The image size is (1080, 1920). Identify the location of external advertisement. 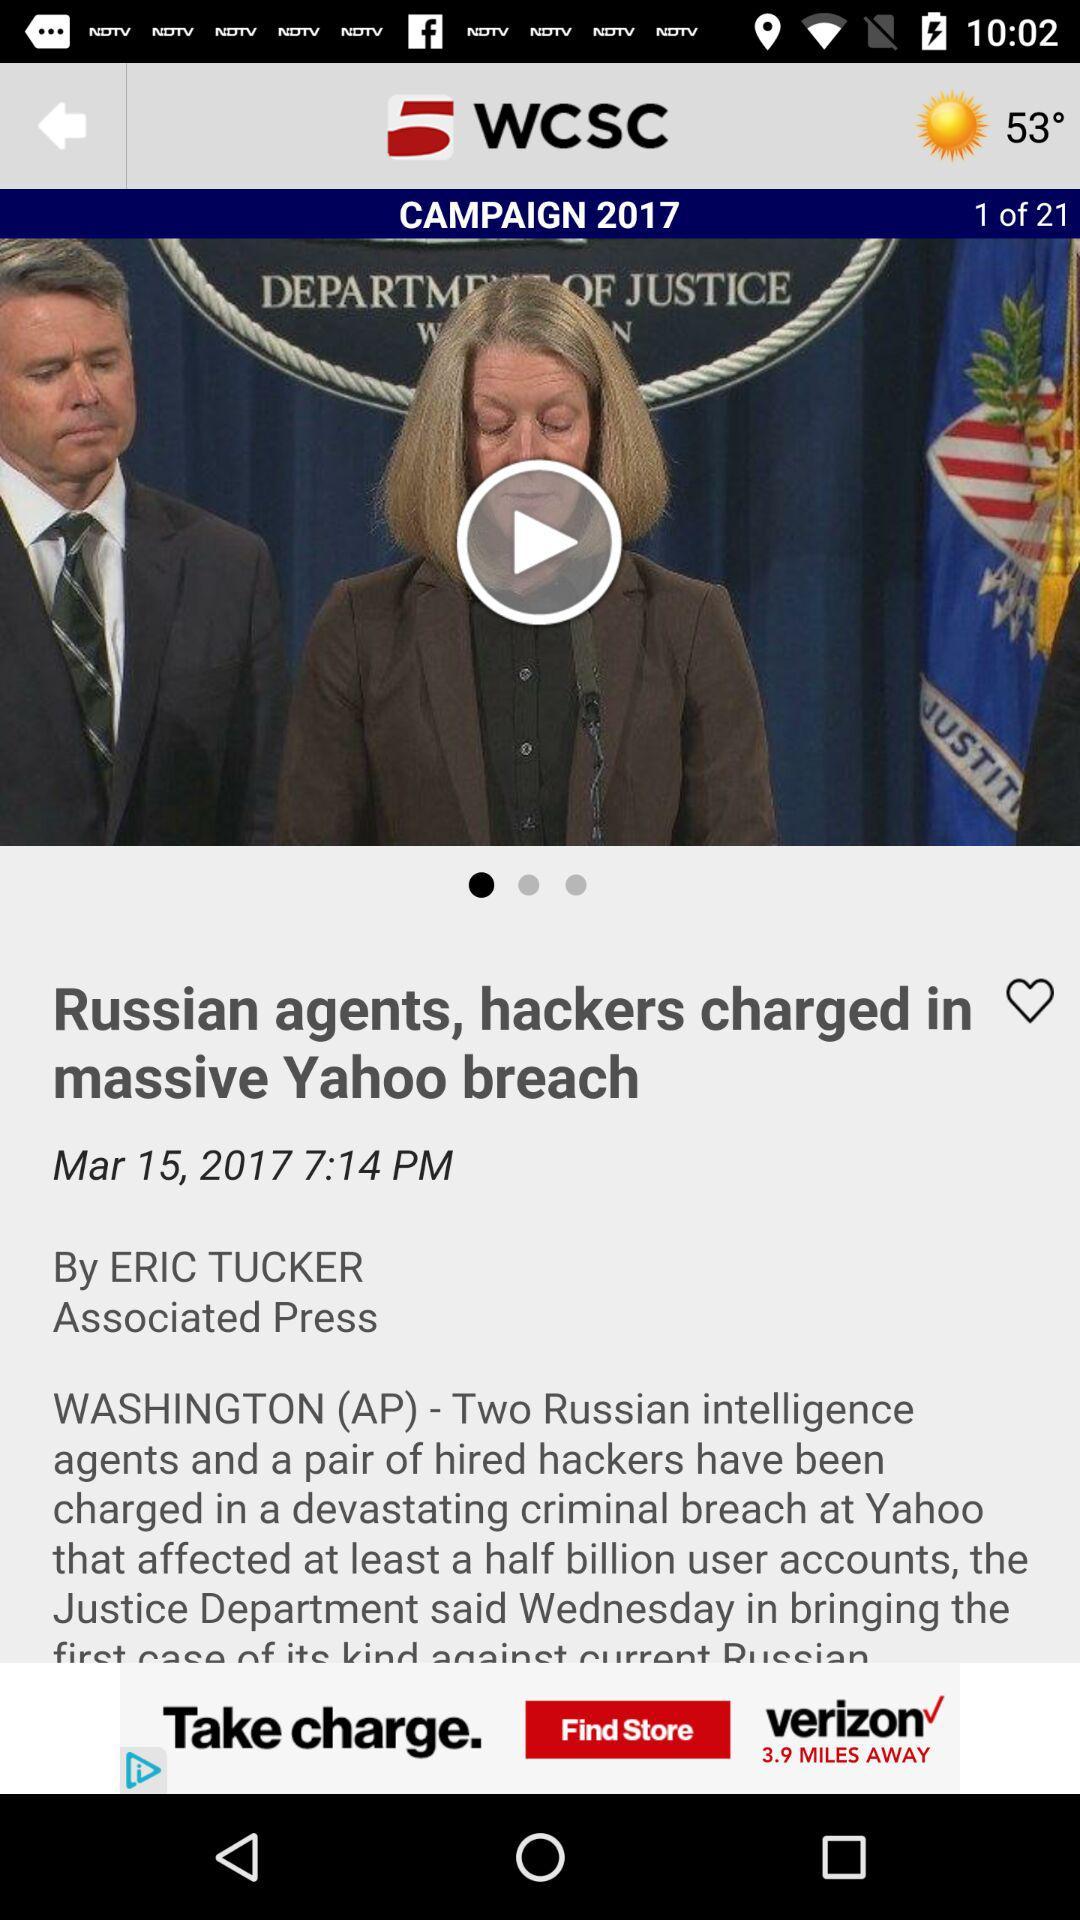
(540, 1727).